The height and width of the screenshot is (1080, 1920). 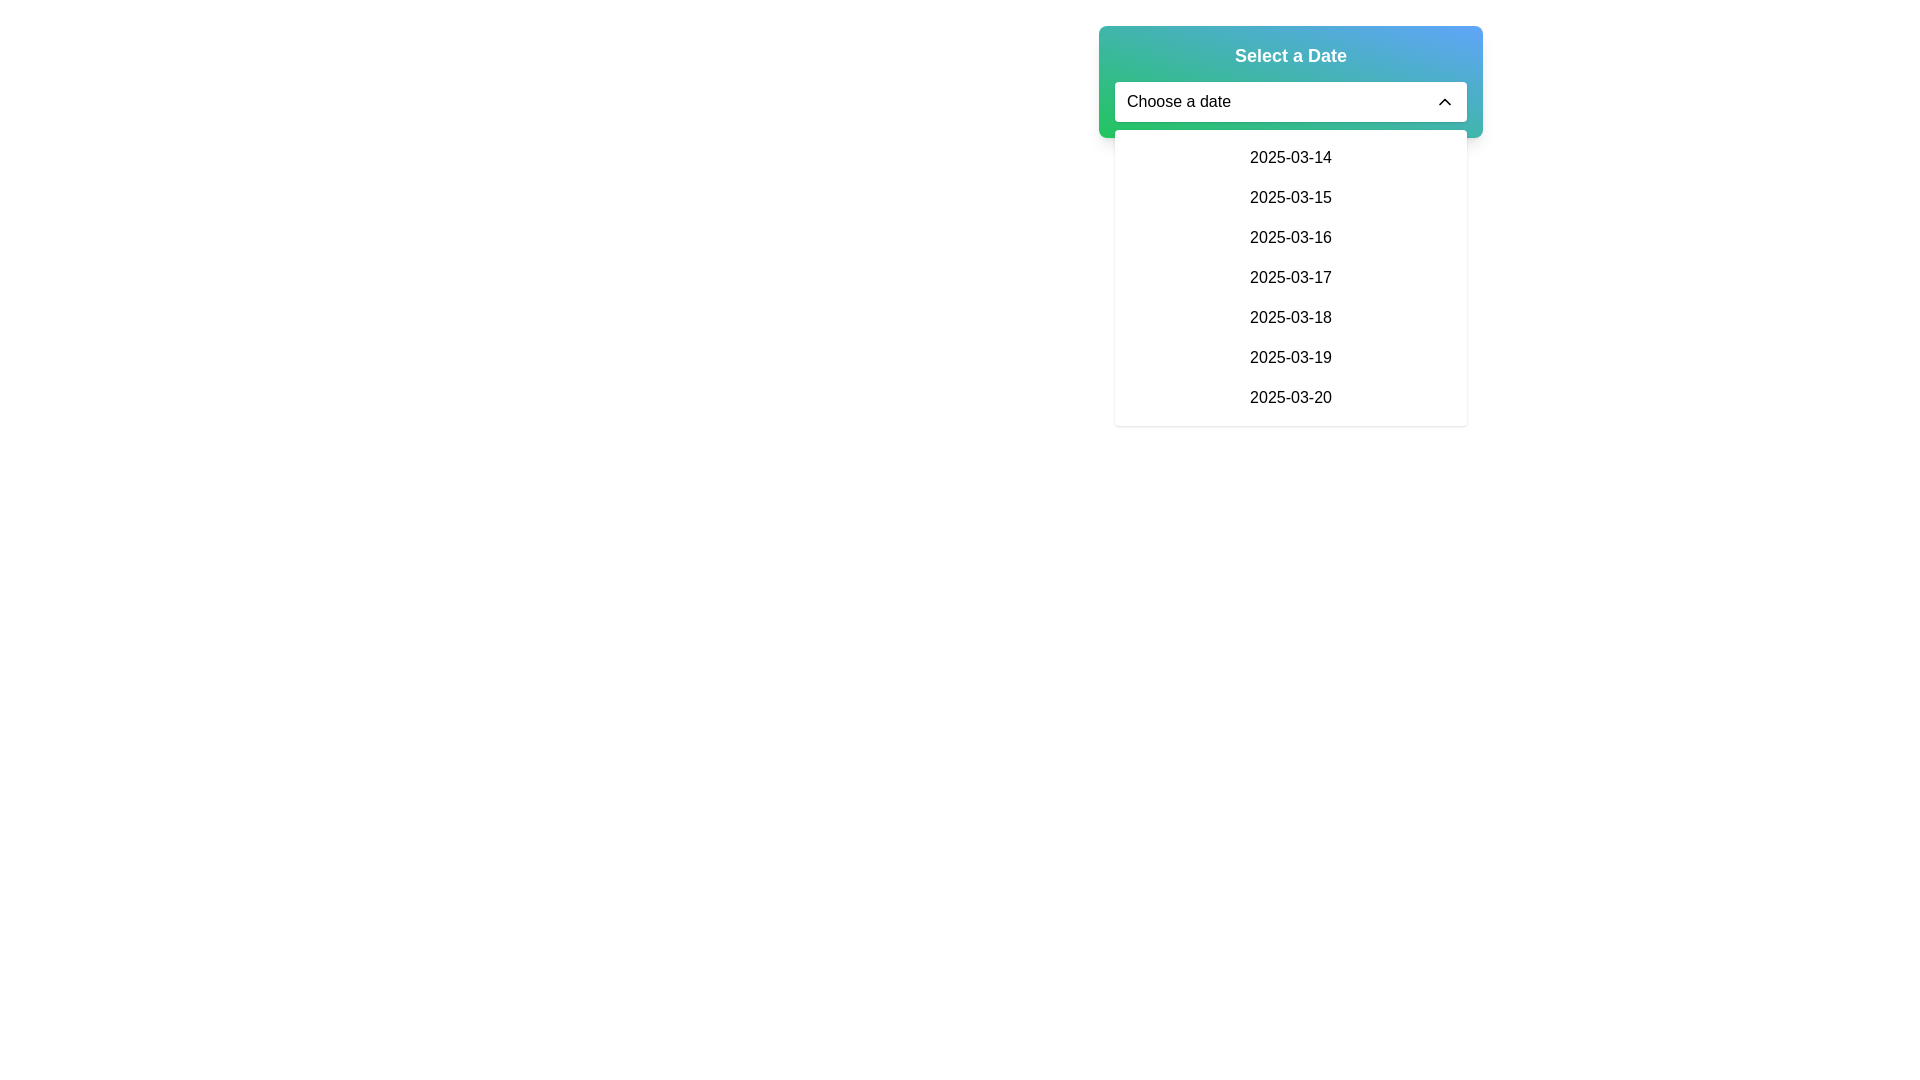 I want to click on the list item displaying the date '2025-03-17' in the dropdown menu beneath 'Select a Date', so click(x=1291, y=277).